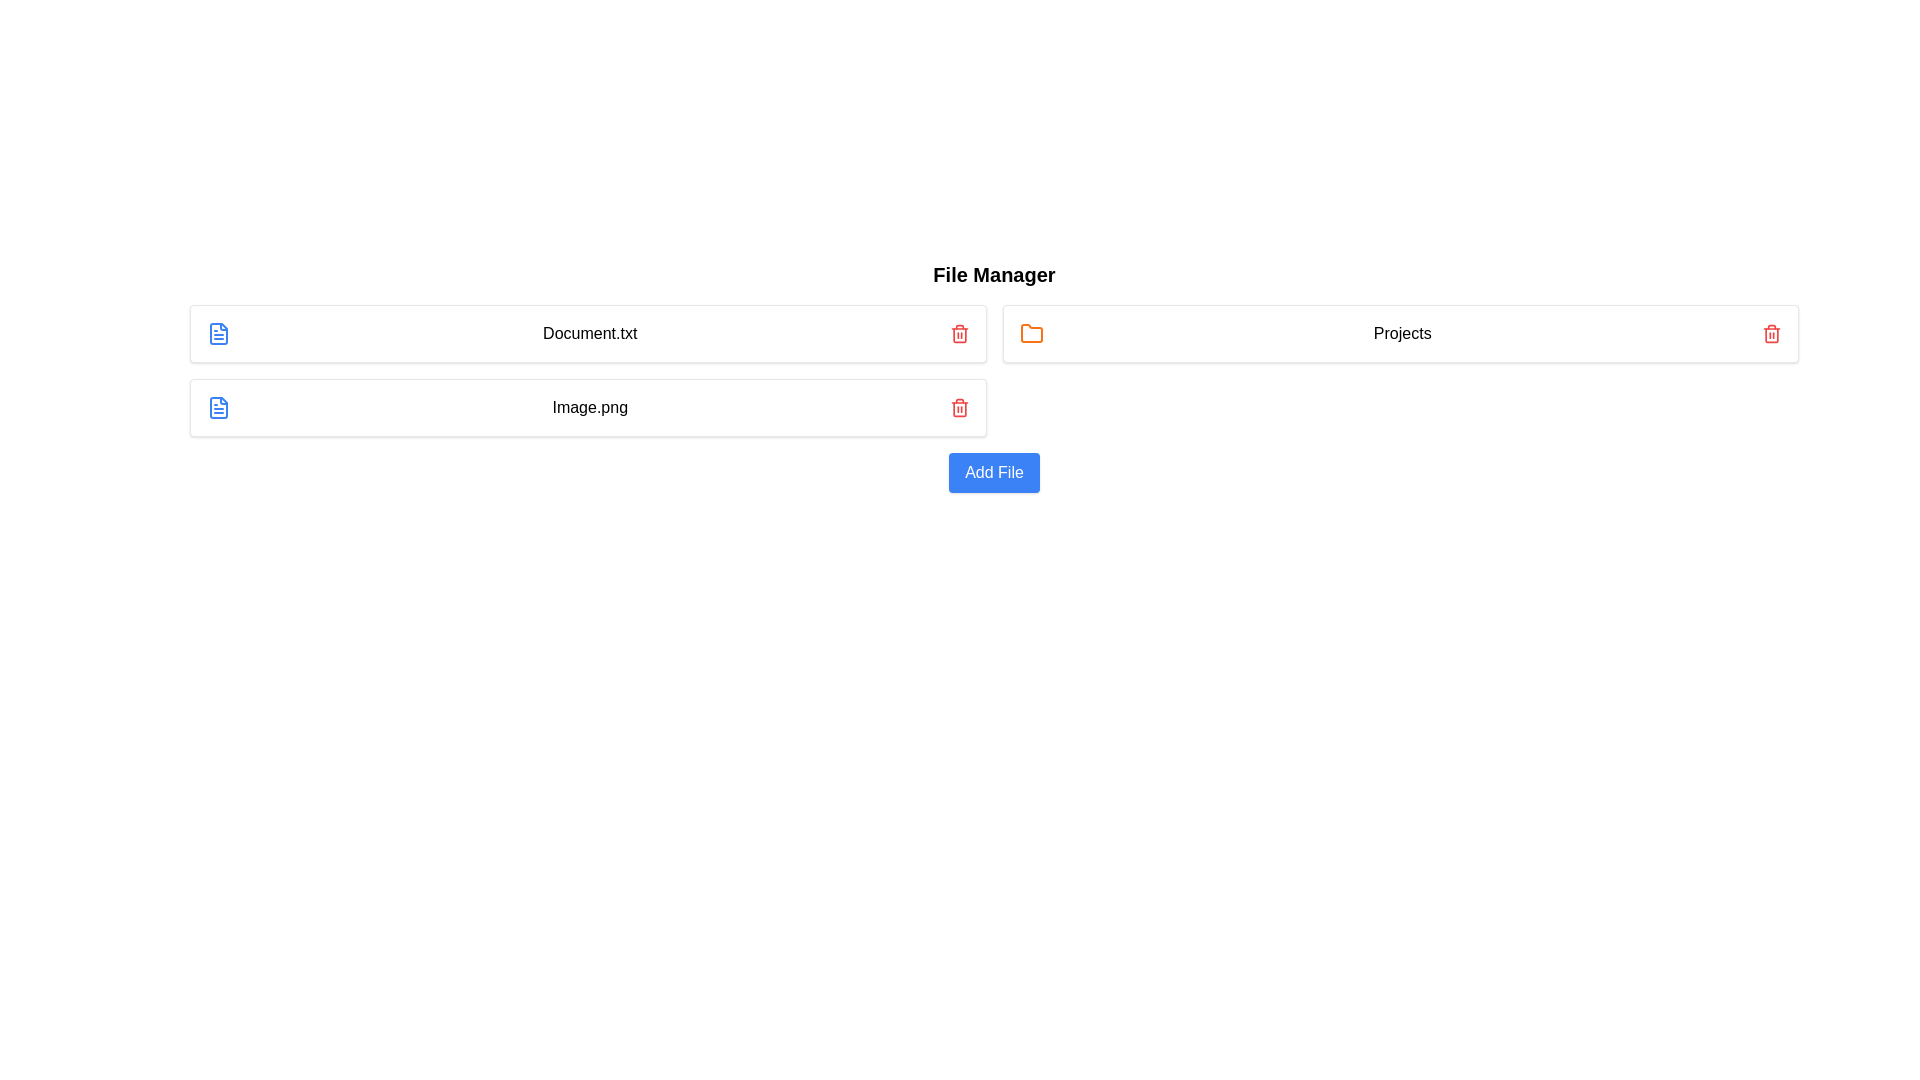 Image resolution: width=1920 pixels, height=1080 pixels. Describe the element at coordinates (1771, 333) in the screenshot. I see `the red trash can icon button located on the far right of the 'Projects' panel` at that location.